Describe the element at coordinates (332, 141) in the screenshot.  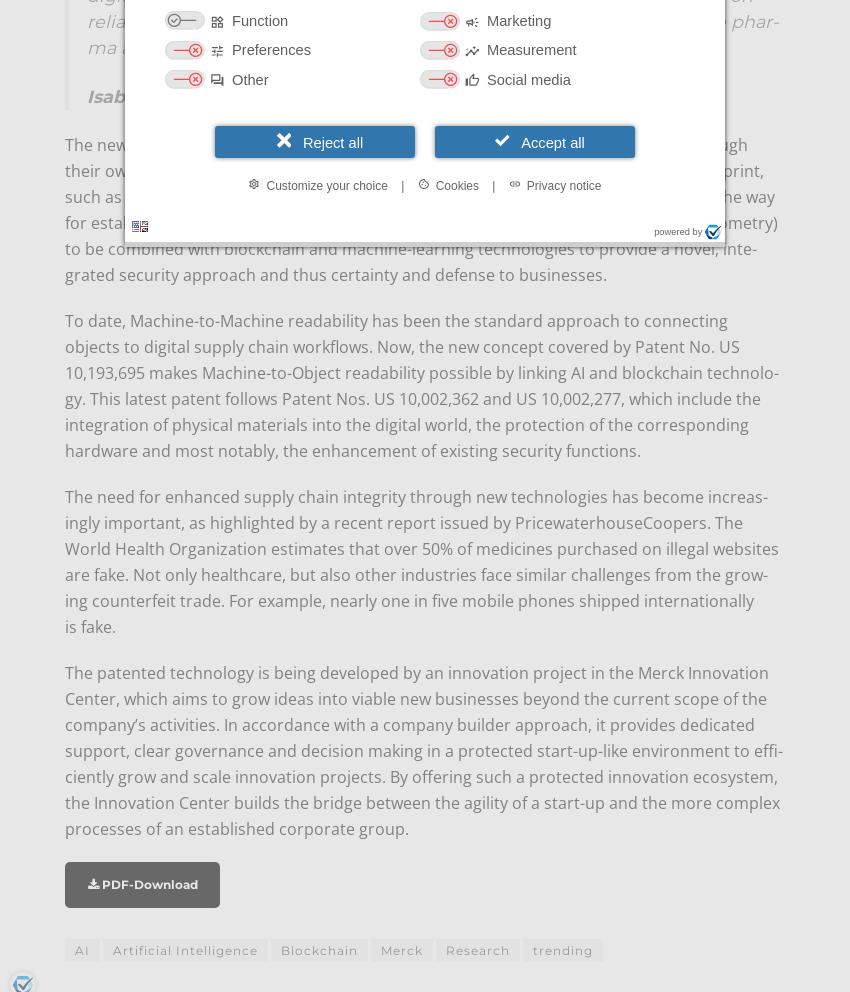
I see `'Reject all'` at that location.